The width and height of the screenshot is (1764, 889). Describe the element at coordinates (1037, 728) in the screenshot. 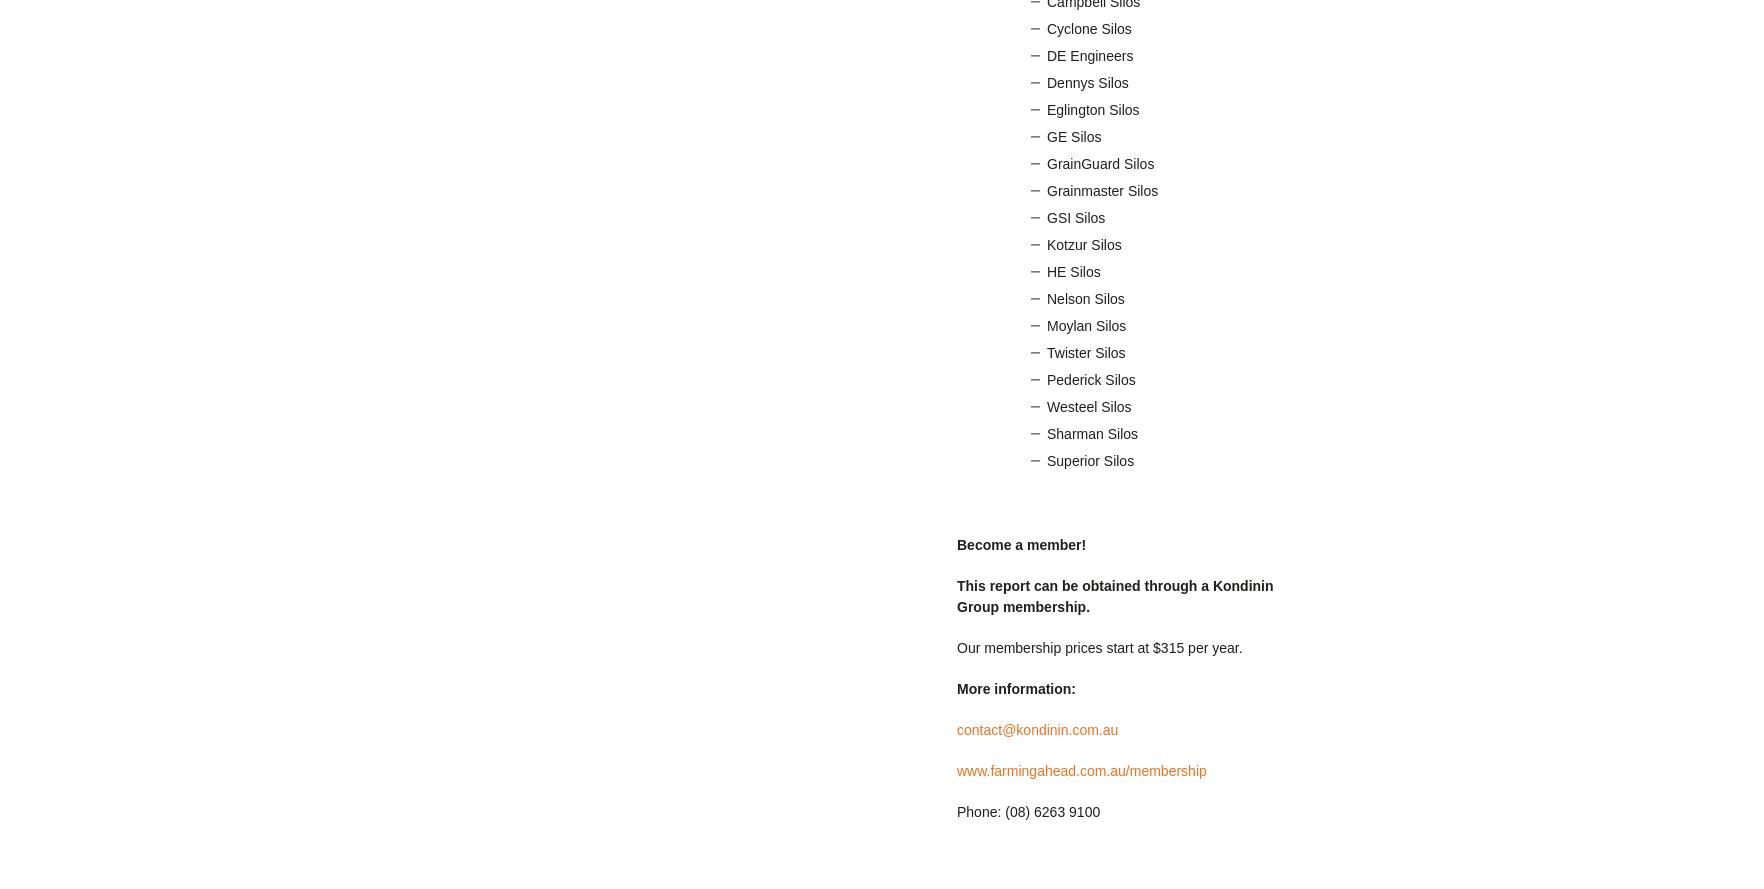

I see `'contact@kondinin.com.au'` at that location.